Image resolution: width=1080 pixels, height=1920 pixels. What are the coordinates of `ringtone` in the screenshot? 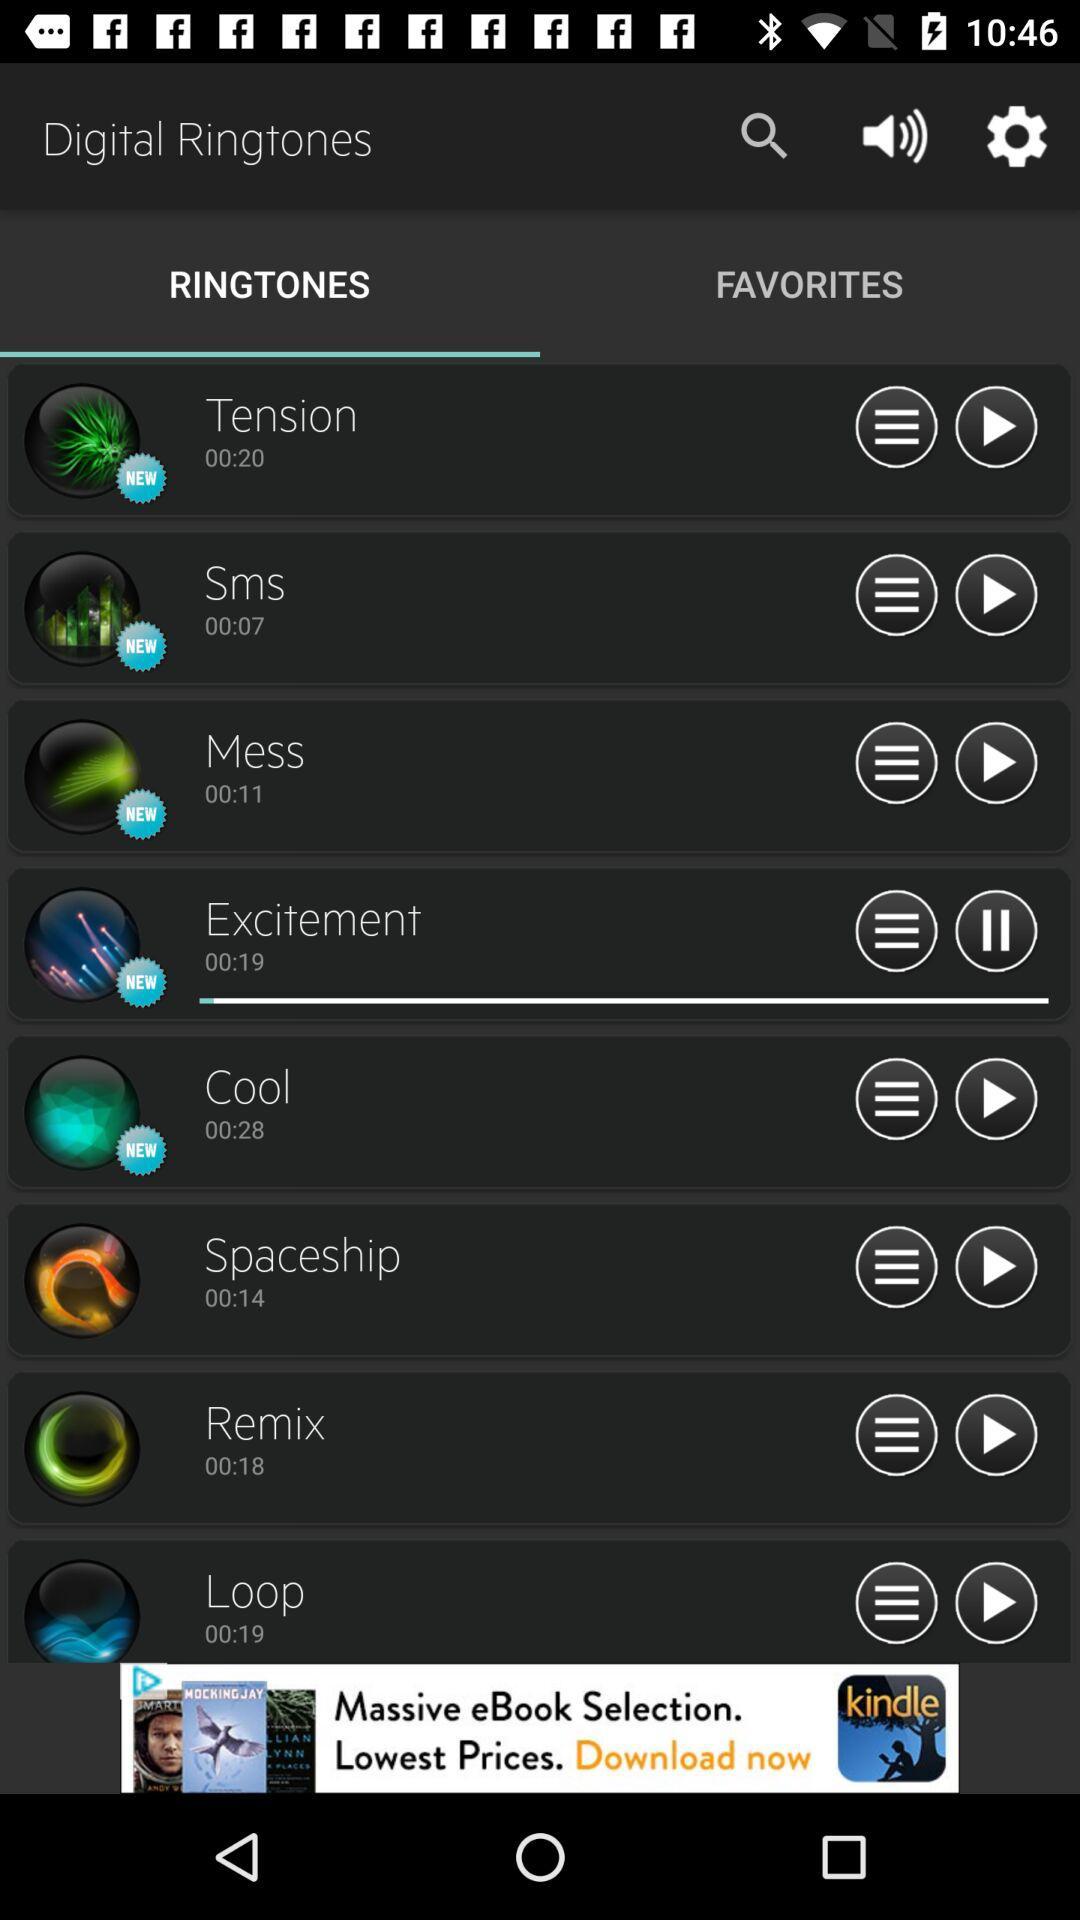 It's located at (995, 1435).